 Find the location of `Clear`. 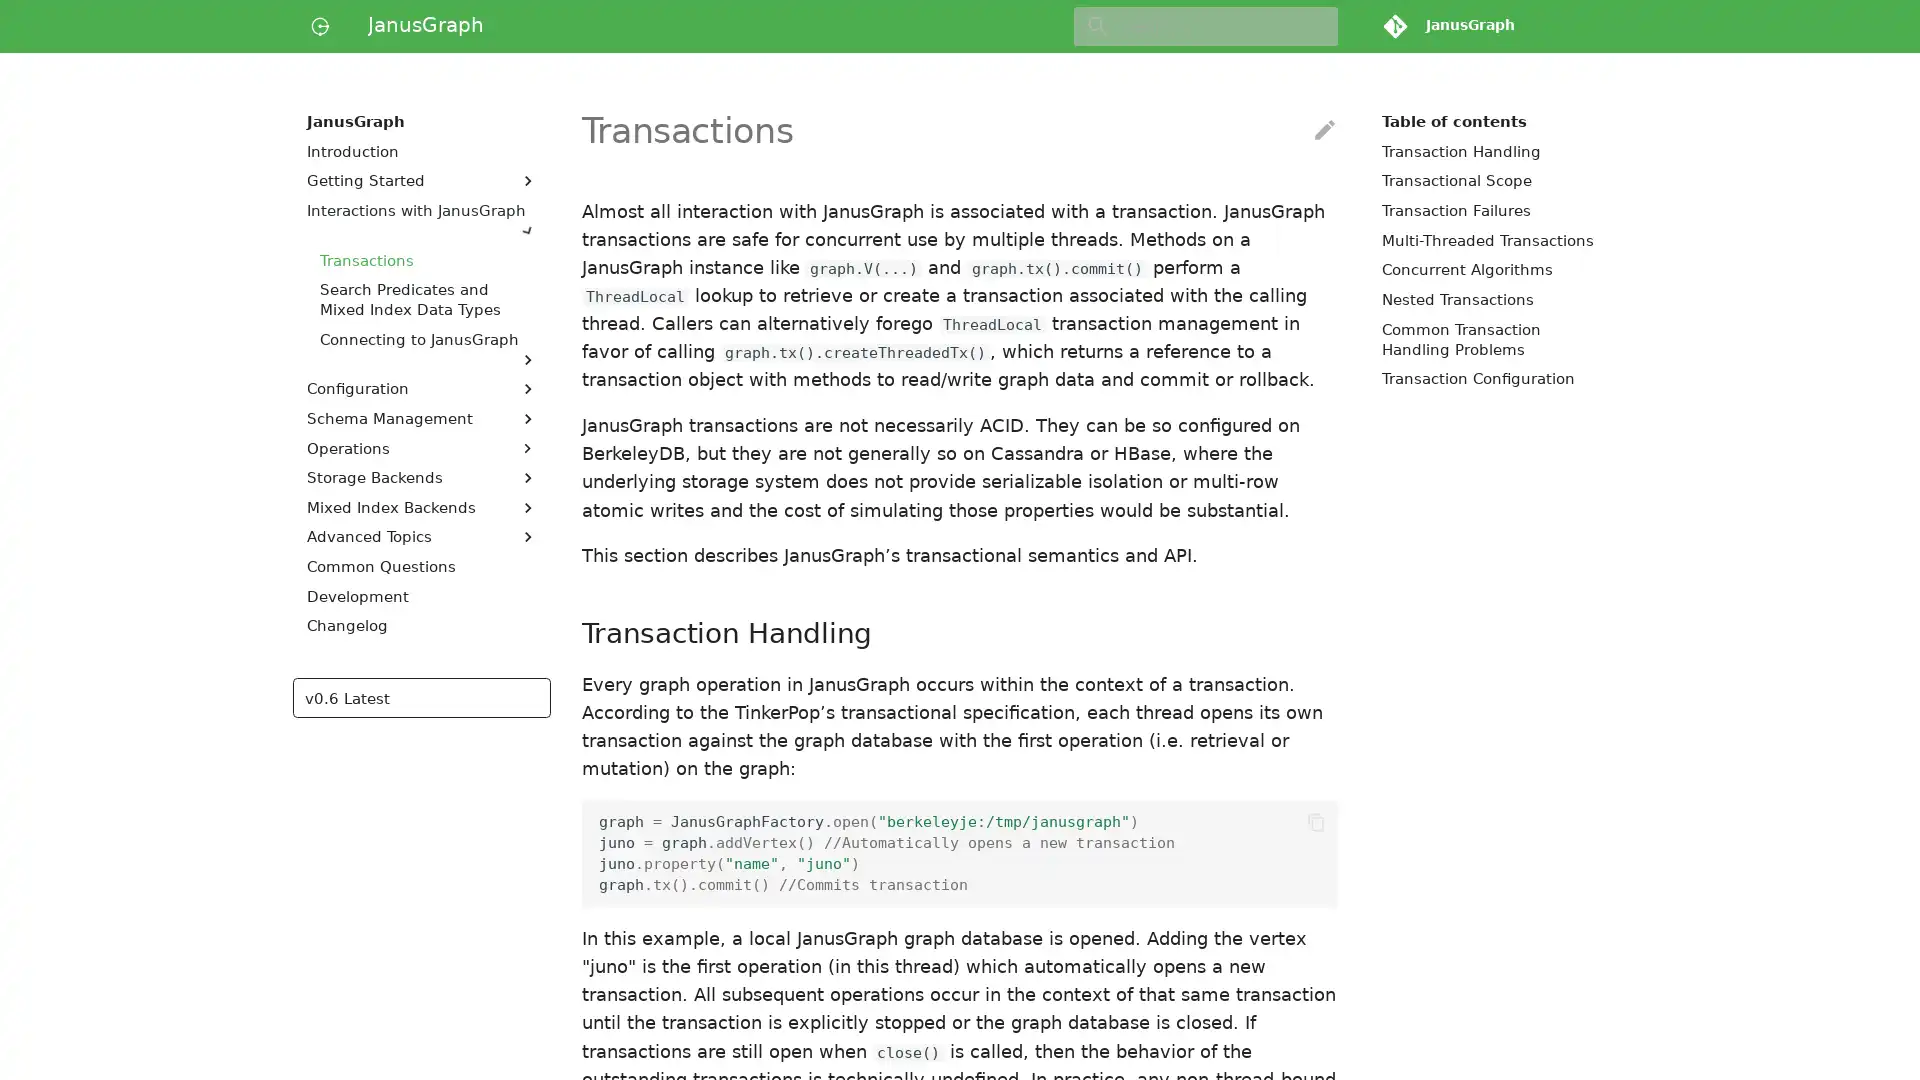

Clear is located at coordinates (1314, 26).